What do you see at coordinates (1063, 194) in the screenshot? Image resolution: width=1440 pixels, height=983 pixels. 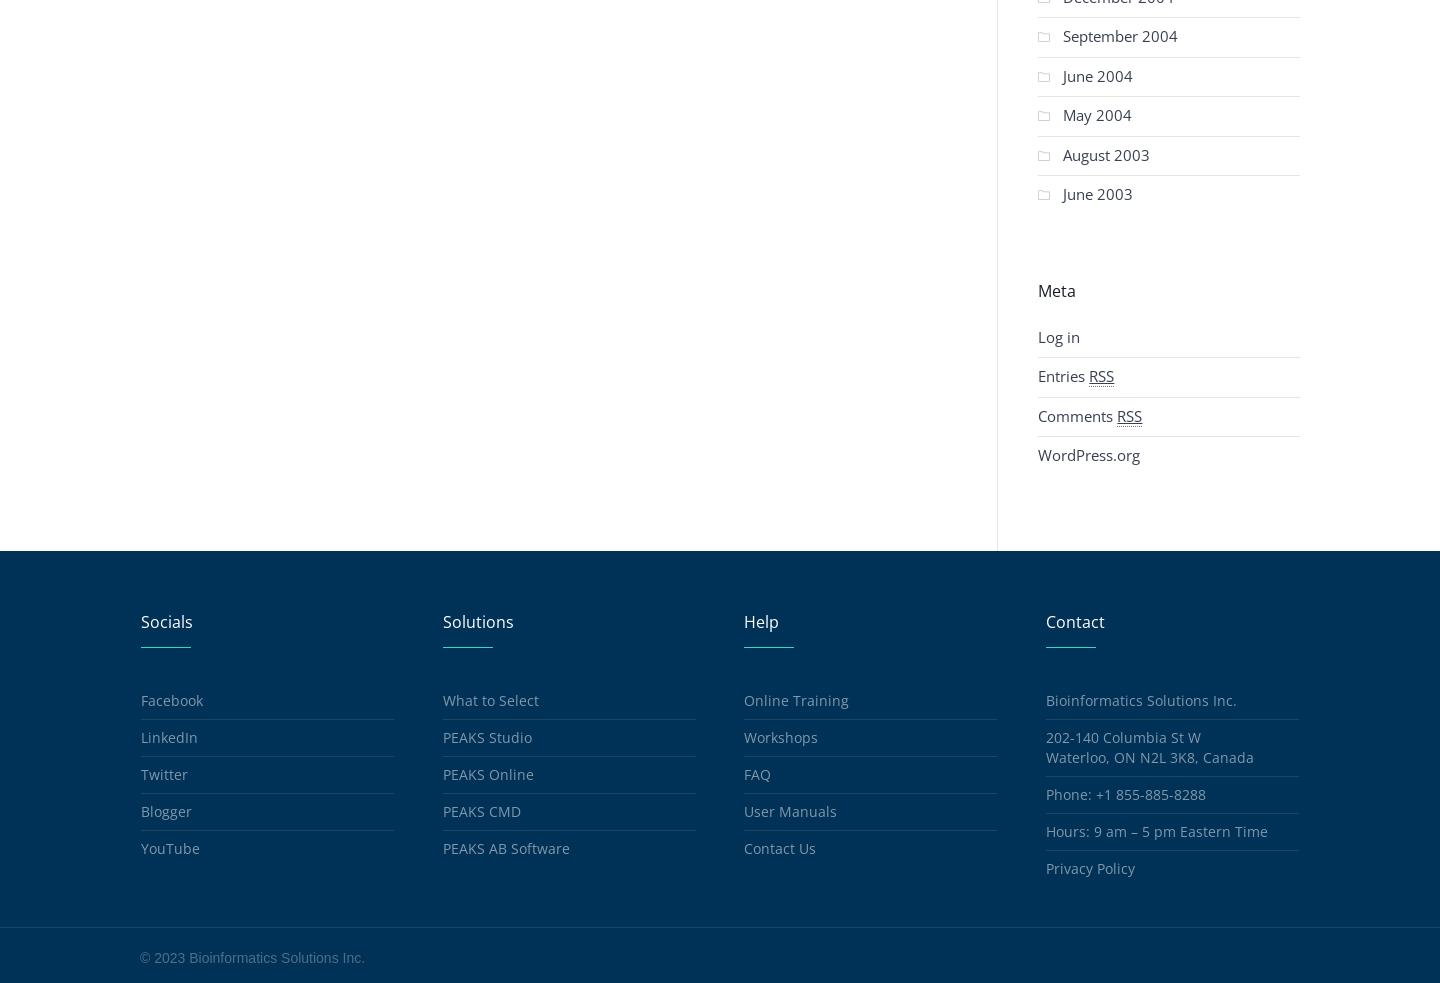 I see `'June 2003'` at bounding box center [1063, 194].